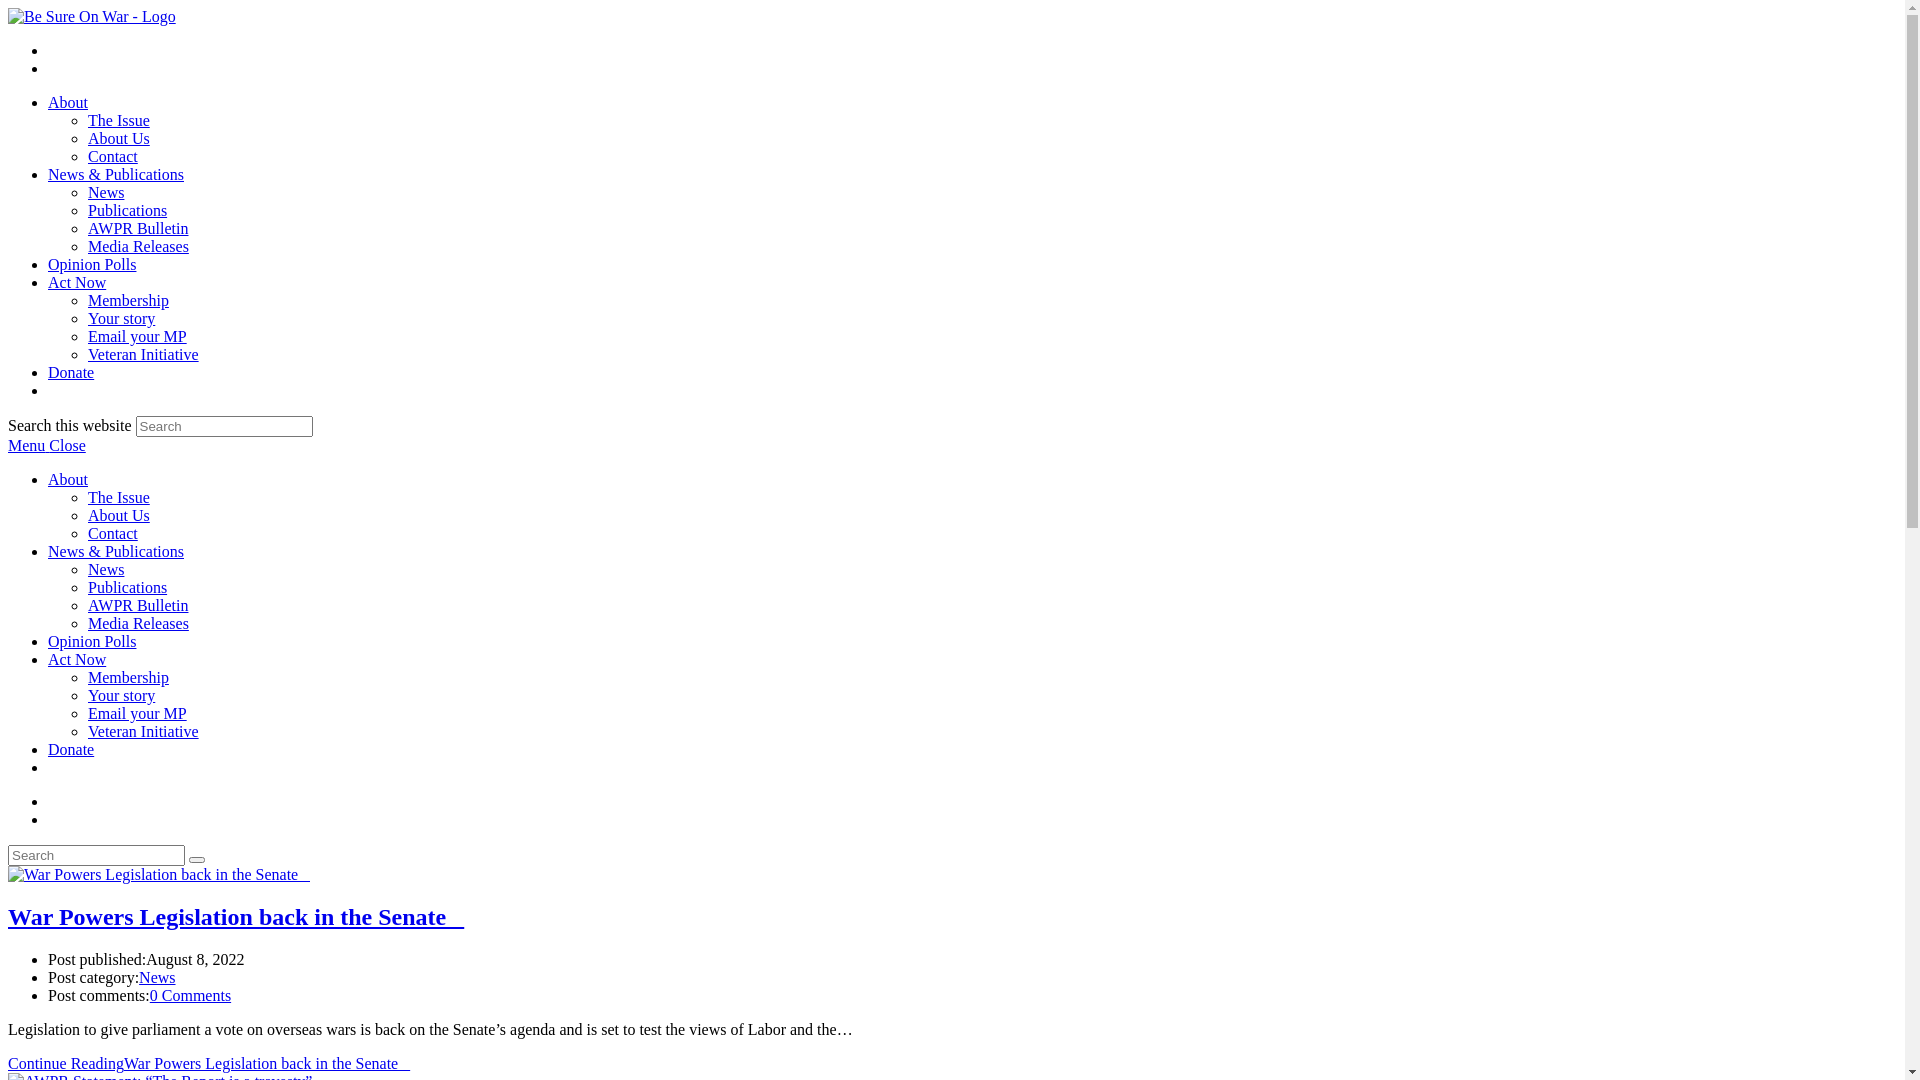  What do you see at coordinates (86, 532) in the screenshot?
I see `'Contact'` at bounding box center [86, 532].